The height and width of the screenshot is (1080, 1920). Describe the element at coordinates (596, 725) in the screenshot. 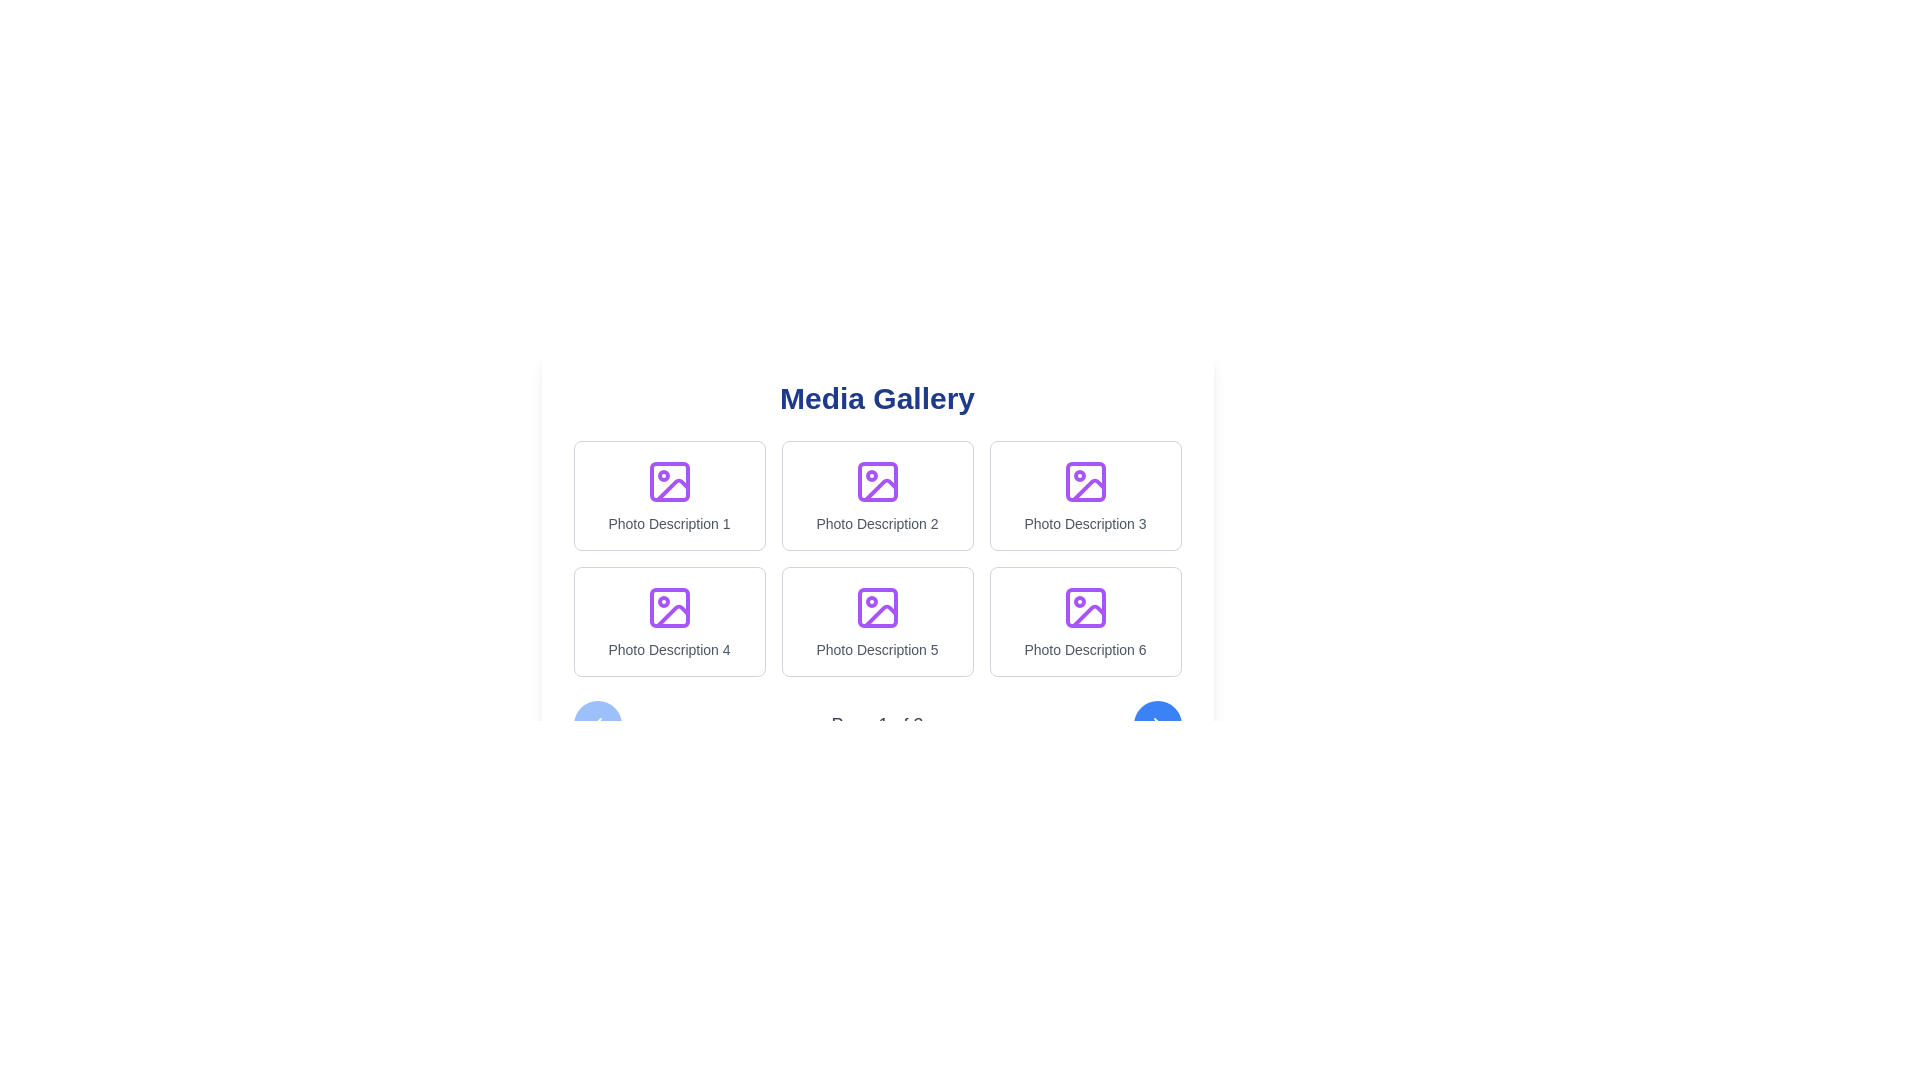

I see `the navigation button for backward movement, located on the leftmost end of the navigation footer bar` at that location.